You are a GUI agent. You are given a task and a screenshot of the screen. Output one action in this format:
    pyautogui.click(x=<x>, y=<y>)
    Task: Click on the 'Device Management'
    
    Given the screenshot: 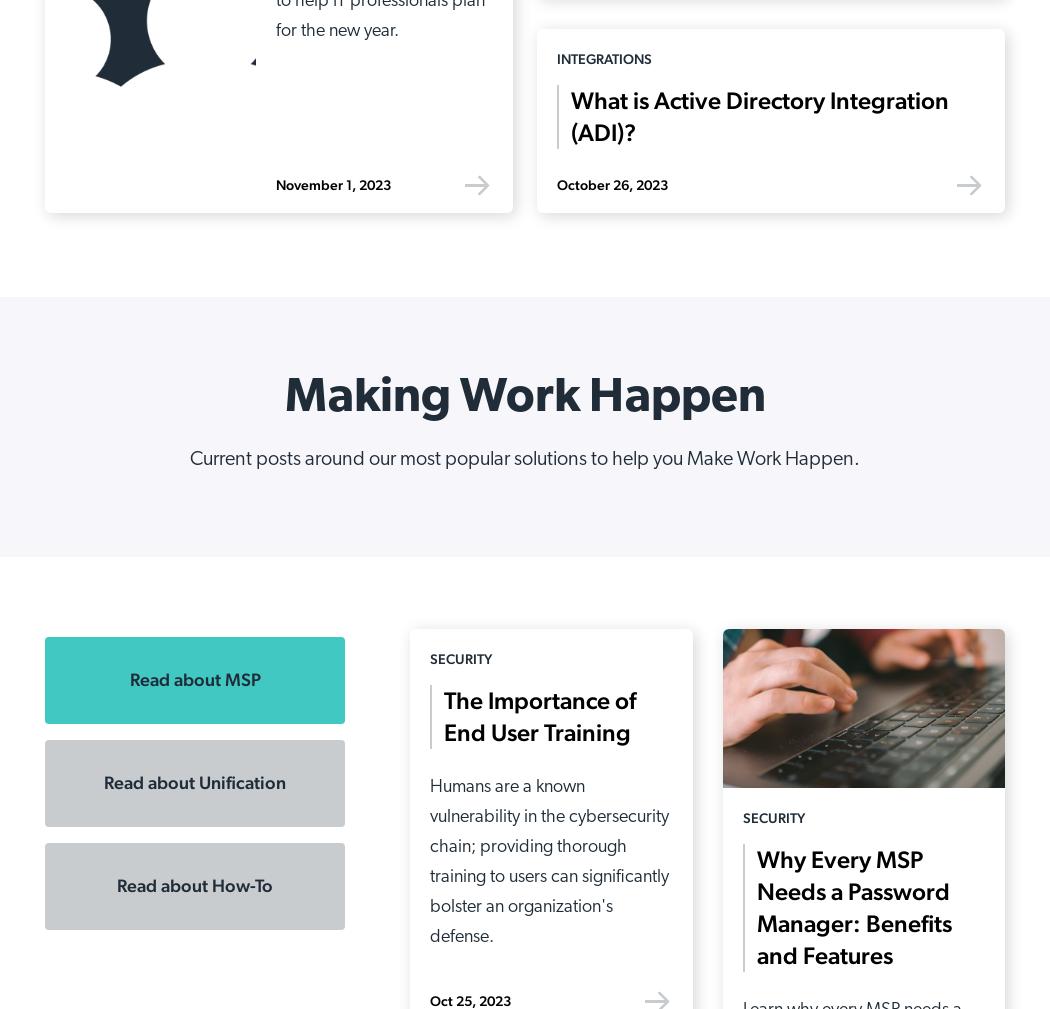 What is the action you would take?
    pyautogui.click(x=273, y=426)
    